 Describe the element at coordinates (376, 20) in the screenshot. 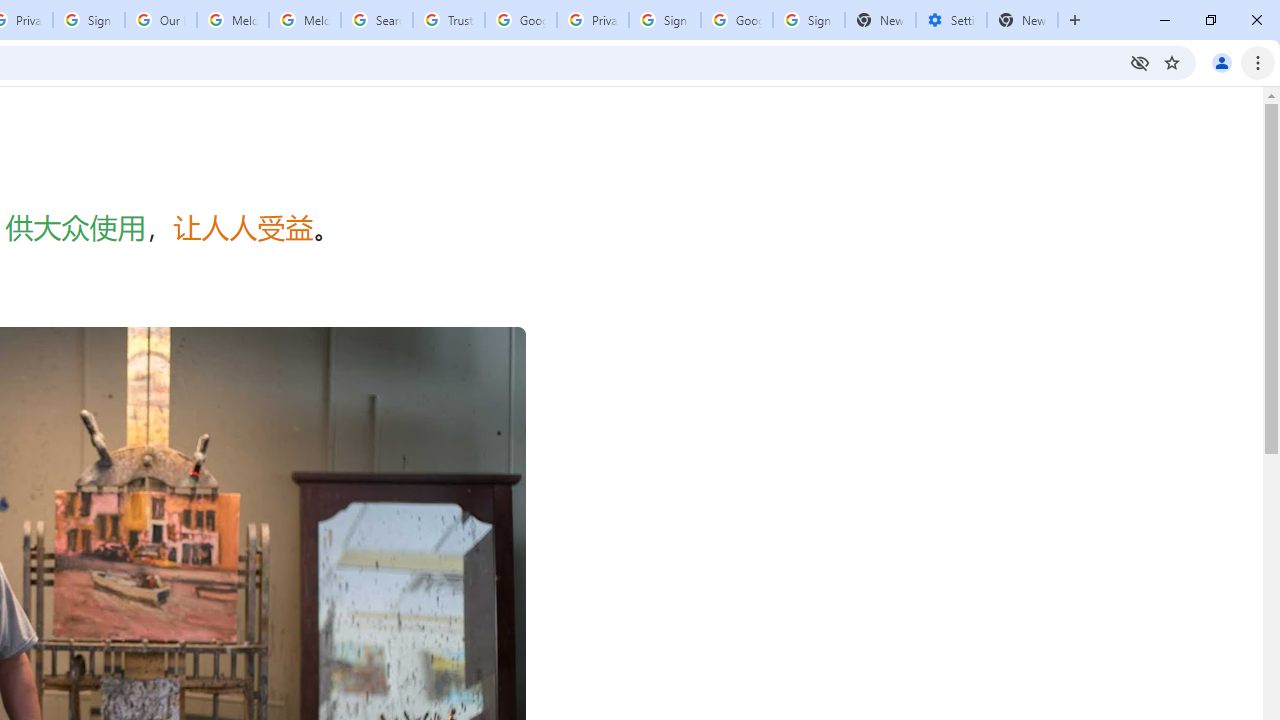

I see `'Search our Doodle Library Collection - Google Doodles'` at that location.